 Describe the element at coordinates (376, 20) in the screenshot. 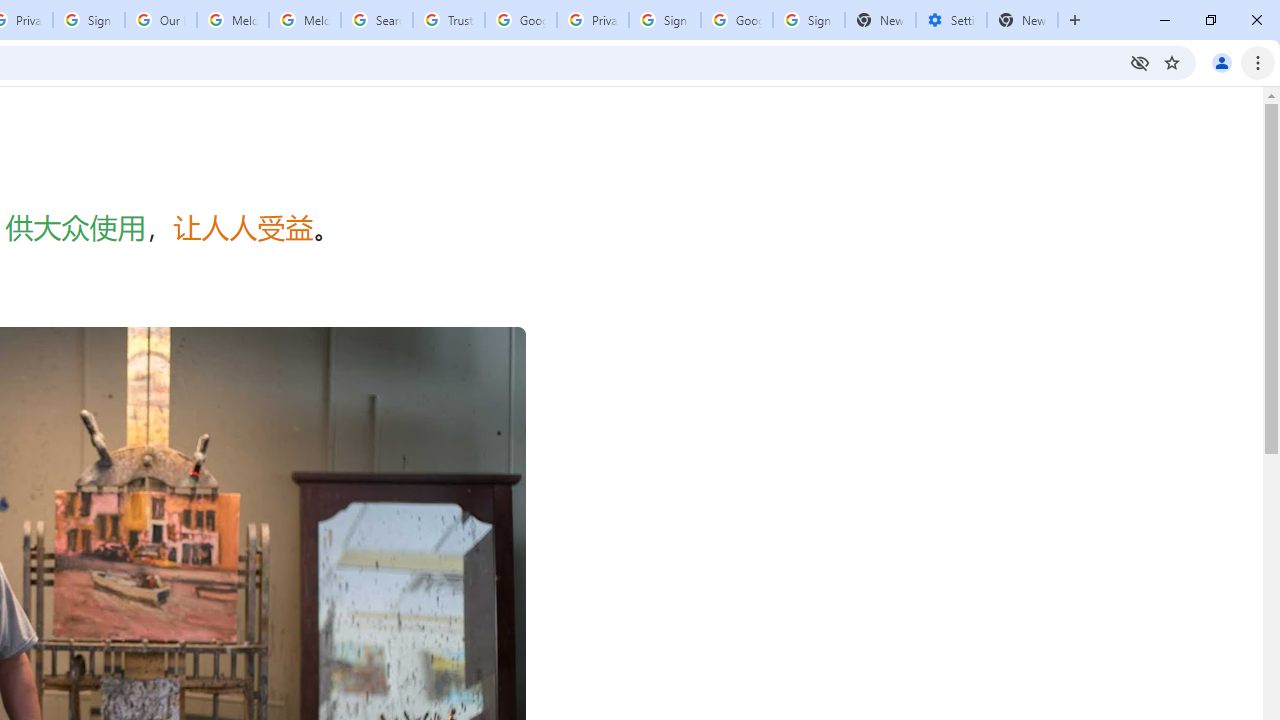

I see `'Search our Doodle Library Collection - Google Doodles'` at that location.